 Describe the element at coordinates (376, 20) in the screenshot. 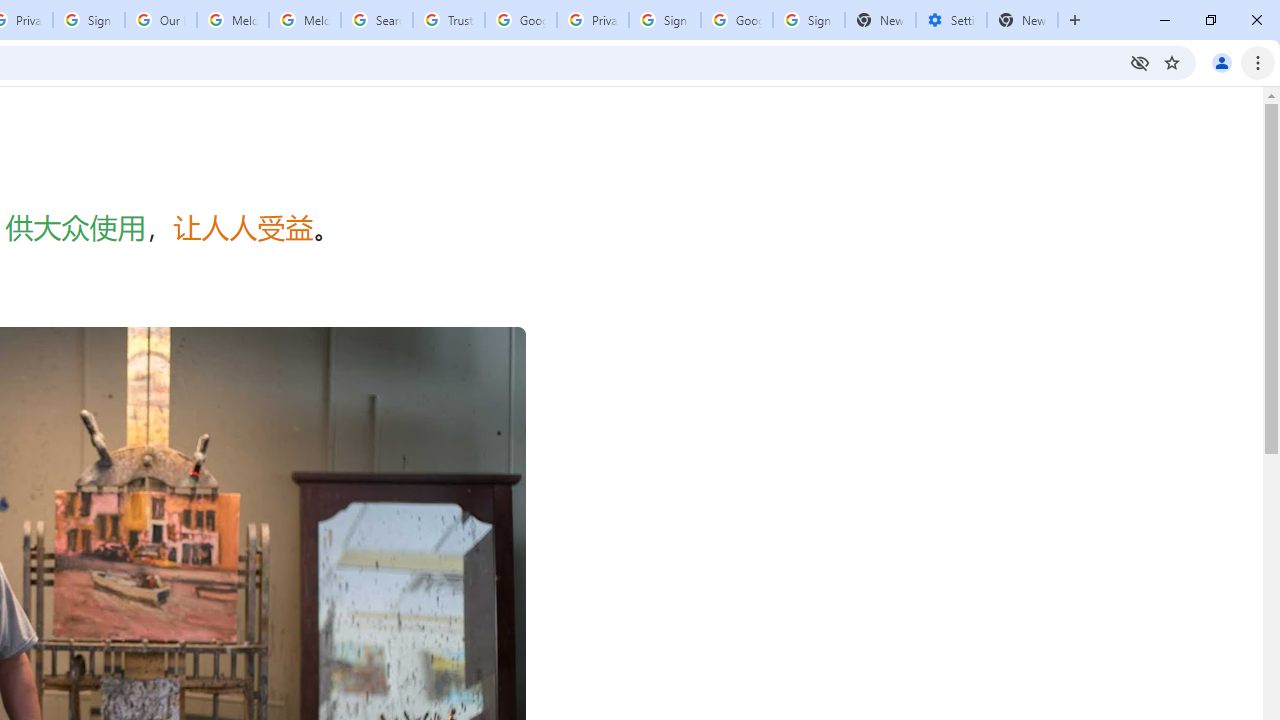

I see `'Search our Doodle Library Collection - Google Doodles'` at that location.